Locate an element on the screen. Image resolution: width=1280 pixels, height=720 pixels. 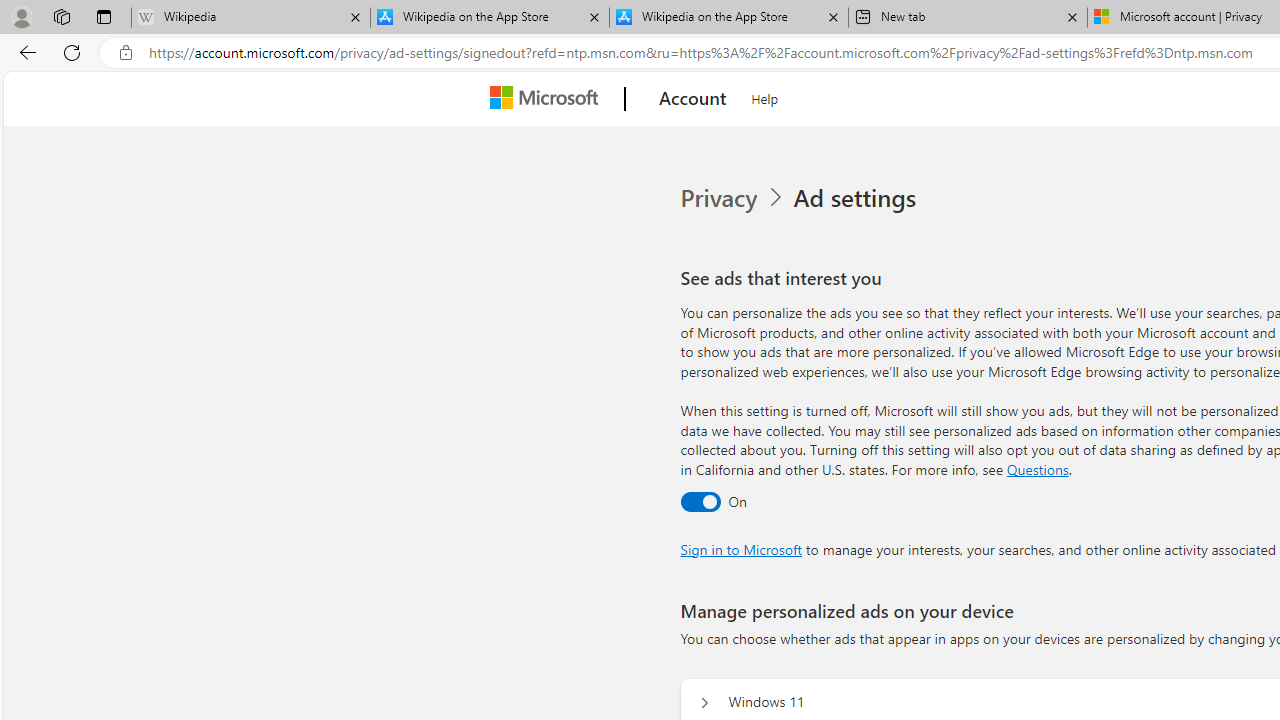
'Ad settings' is located at coordinates (858, 198).